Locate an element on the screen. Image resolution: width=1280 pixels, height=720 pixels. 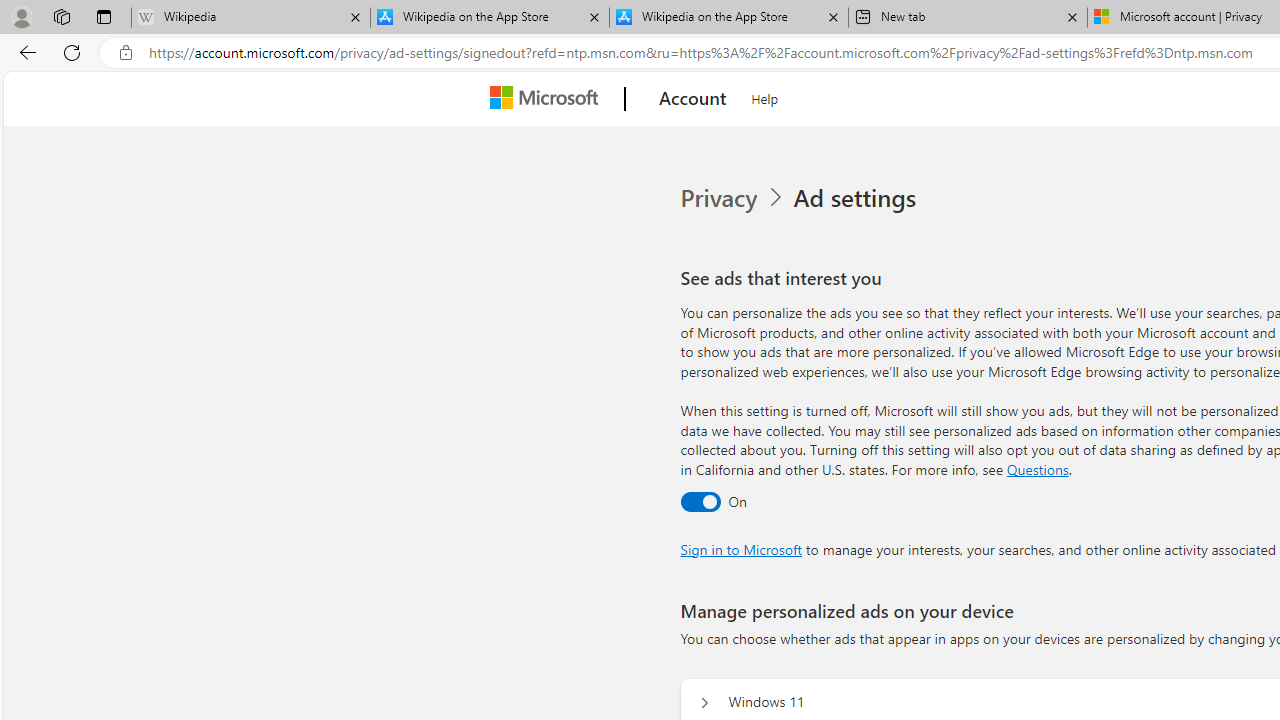
'Ad settings' is located at coordinates (858, 198).